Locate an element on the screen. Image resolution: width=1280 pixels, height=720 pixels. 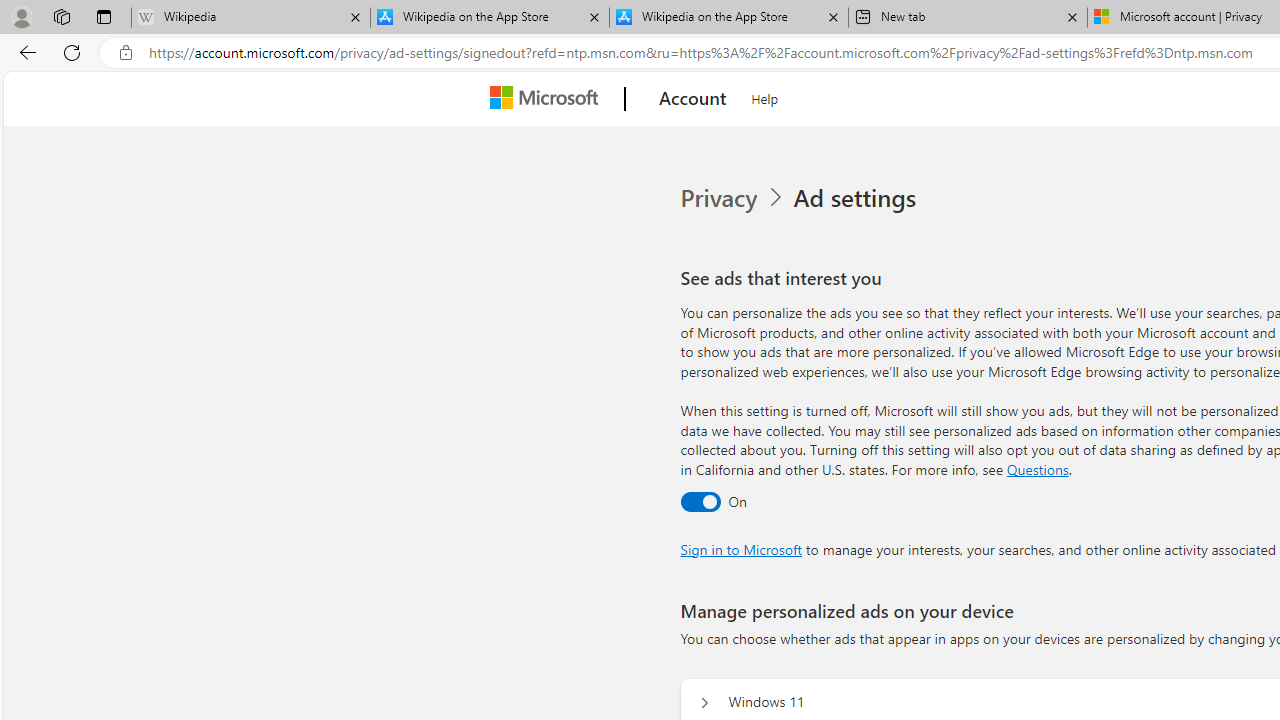
'Ad settings' is located at coordinates (858, 198).